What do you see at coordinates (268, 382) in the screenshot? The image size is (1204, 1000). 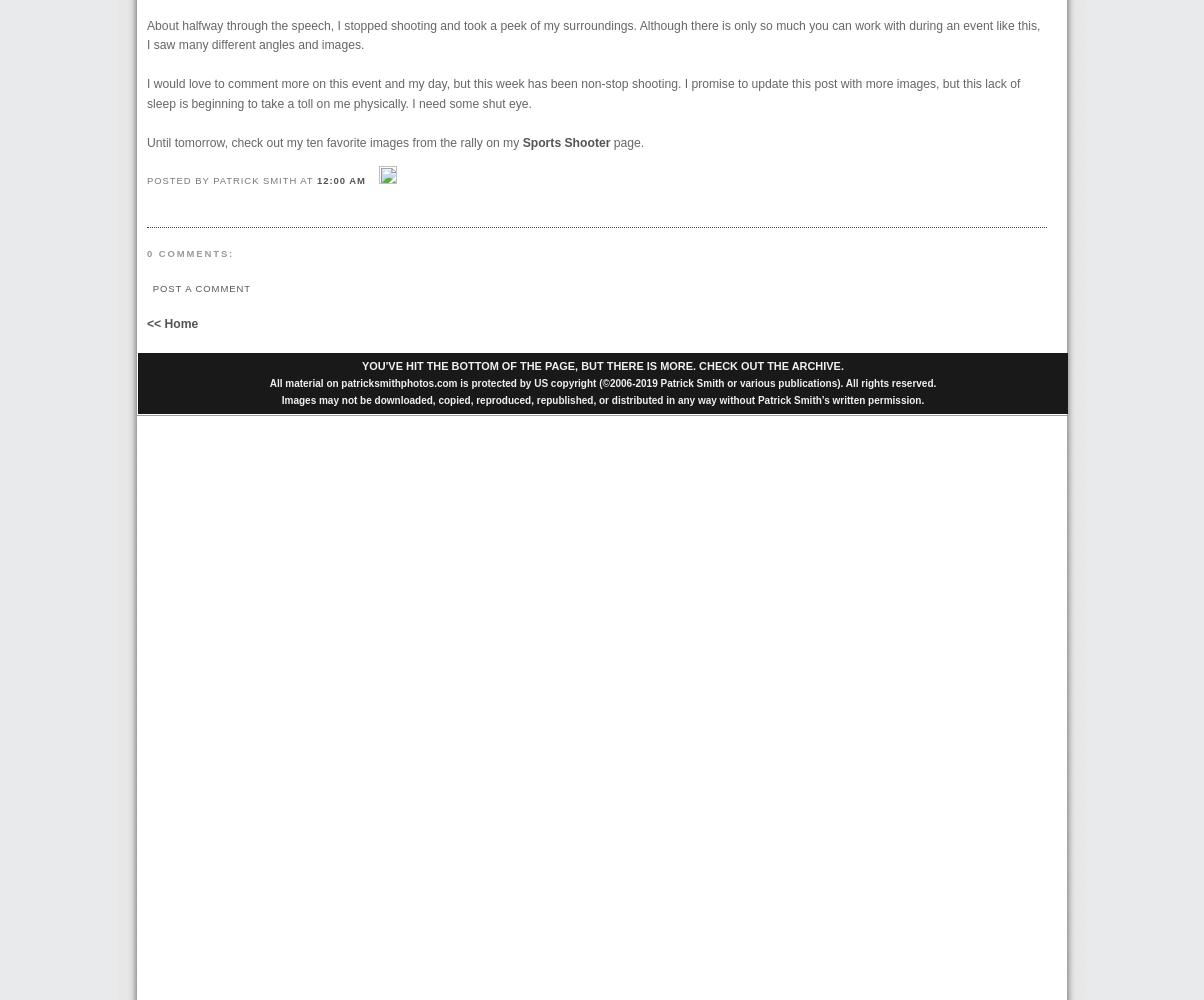 I see `'All material on patricksmithphotos.com is protected by US copyright (©2006-2019 Patrick Smith or various publications). All rights reserved.'` at bounding box center [268, 382].